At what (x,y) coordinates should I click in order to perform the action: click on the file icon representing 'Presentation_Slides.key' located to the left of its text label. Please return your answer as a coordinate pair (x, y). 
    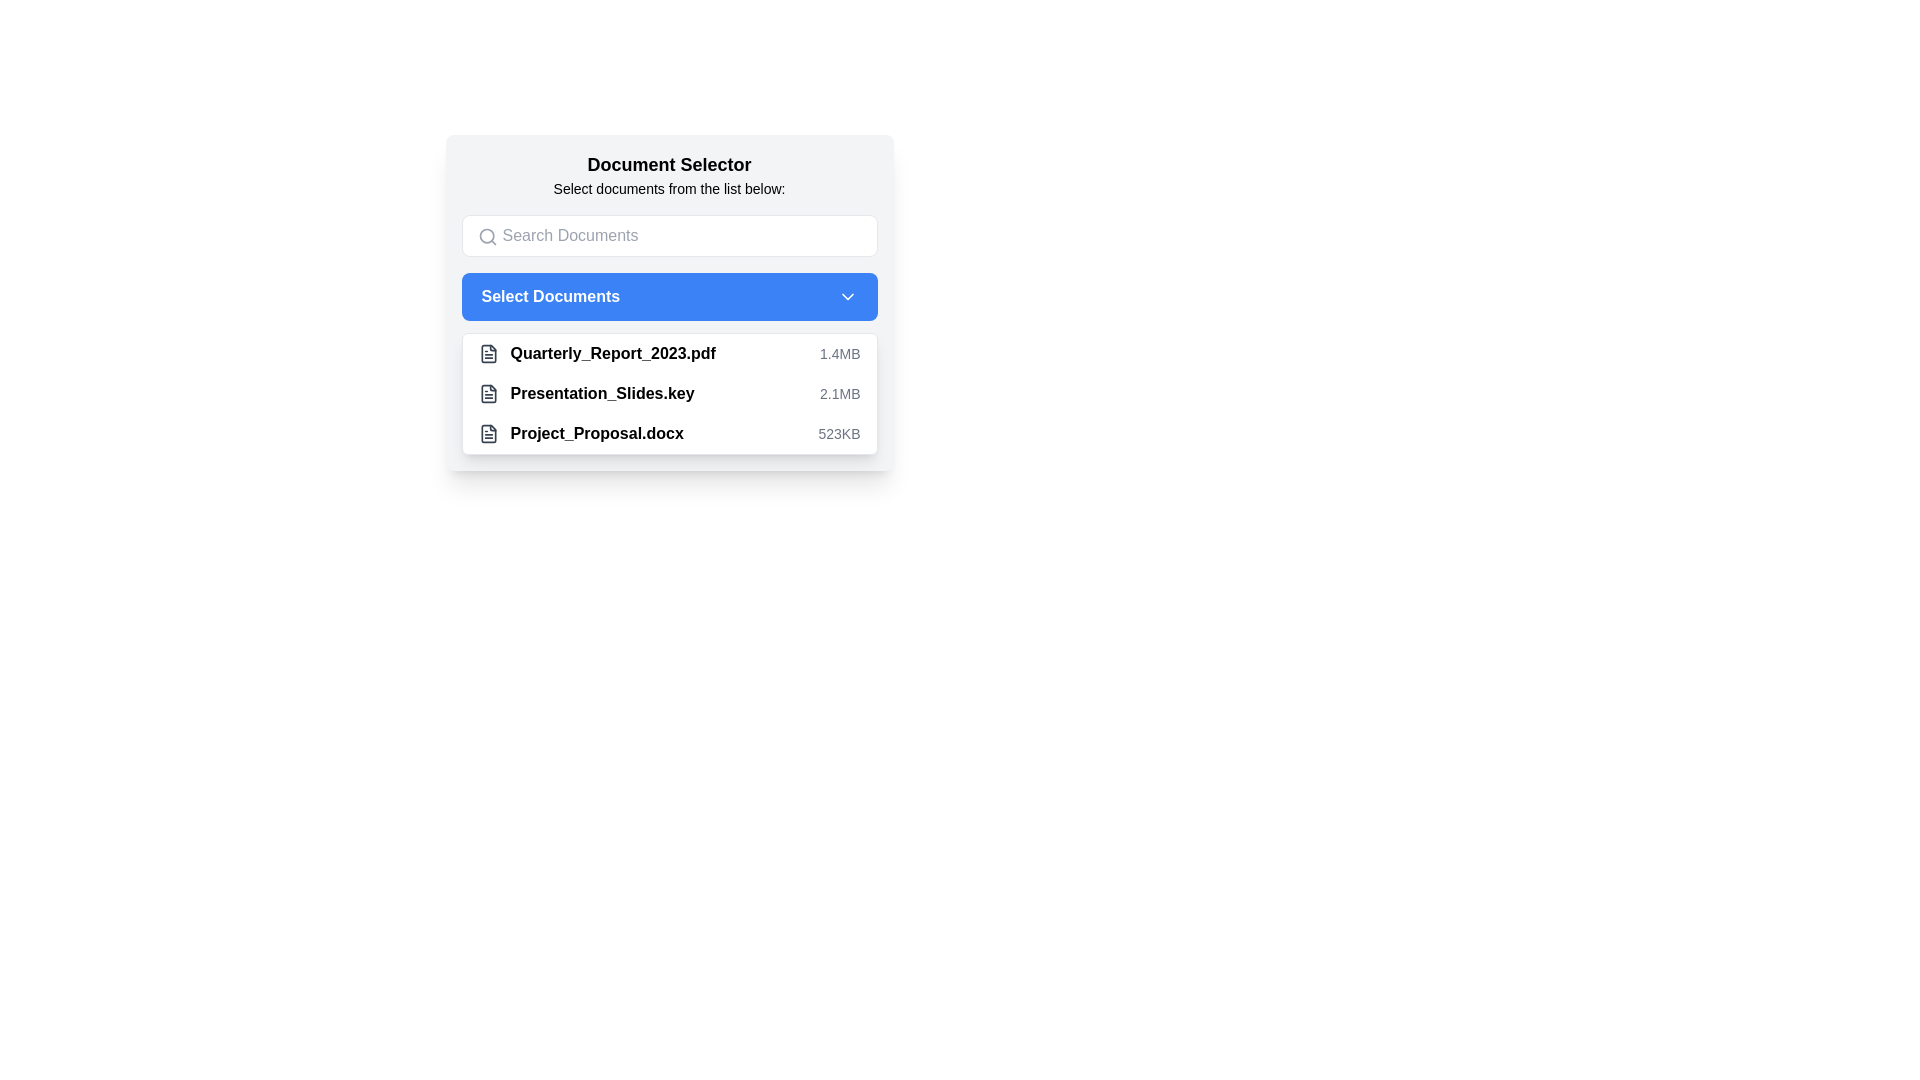
    Looking at the image, I should click on (488, 393).